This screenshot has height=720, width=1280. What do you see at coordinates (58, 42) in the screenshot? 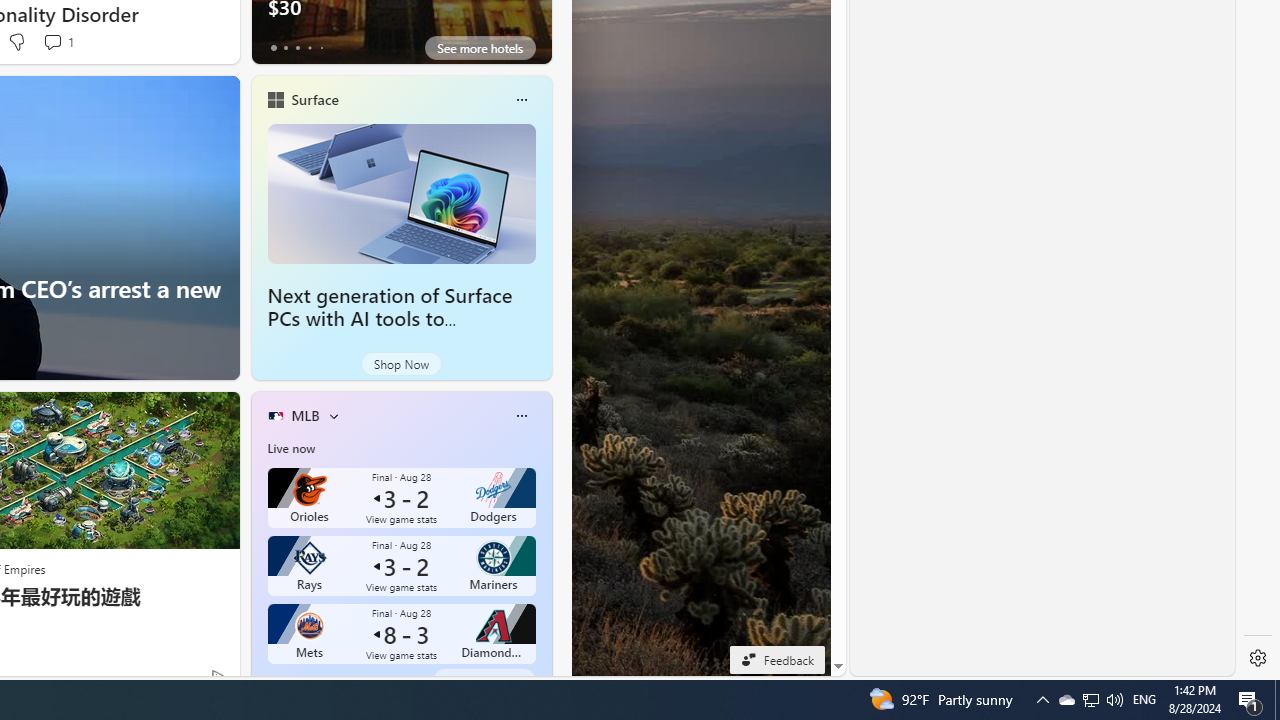
I see `'View comments 1 Comment'` at bounding box center [58, 42].